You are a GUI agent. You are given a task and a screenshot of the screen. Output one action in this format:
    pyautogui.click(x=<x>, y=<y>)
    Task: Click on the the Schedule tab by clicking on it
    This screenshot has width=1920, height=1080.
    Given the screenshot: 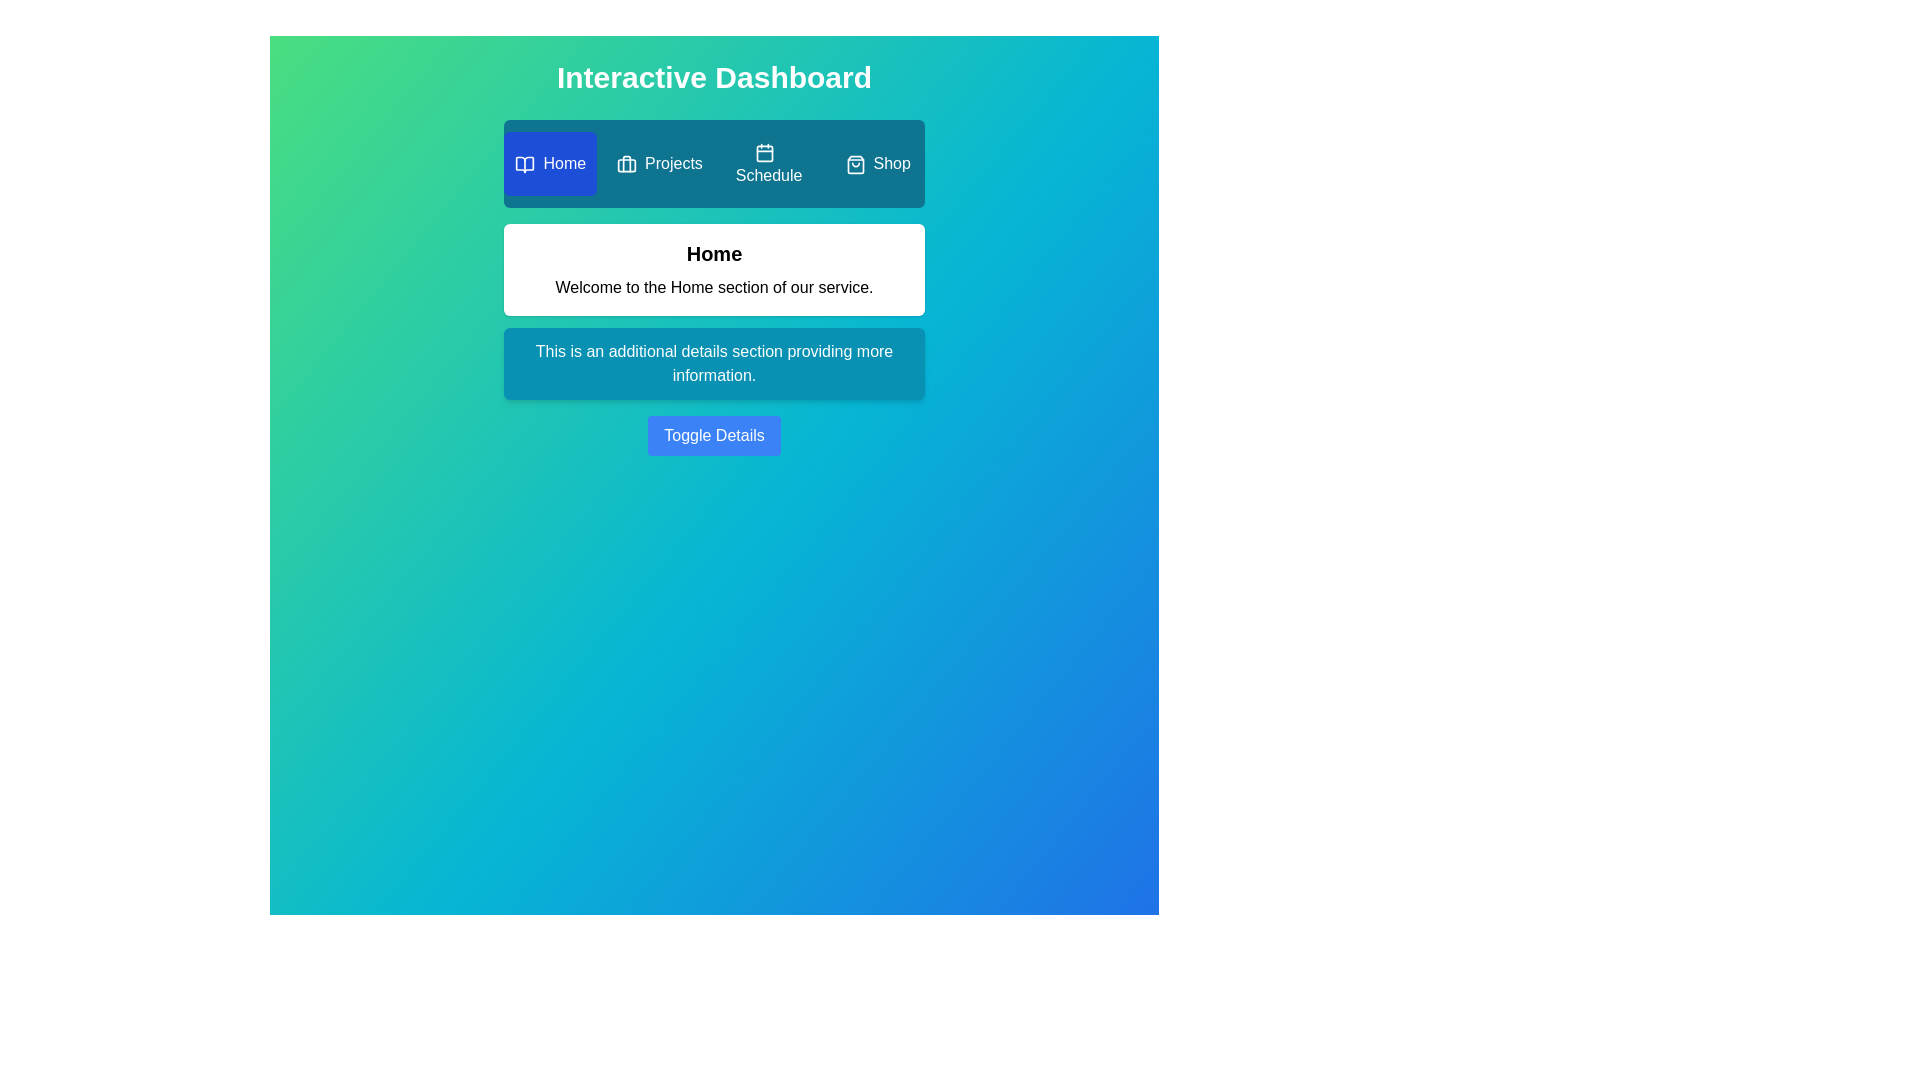 What is the action you would take?
    pyautogui.click(x=768, y=163)
    